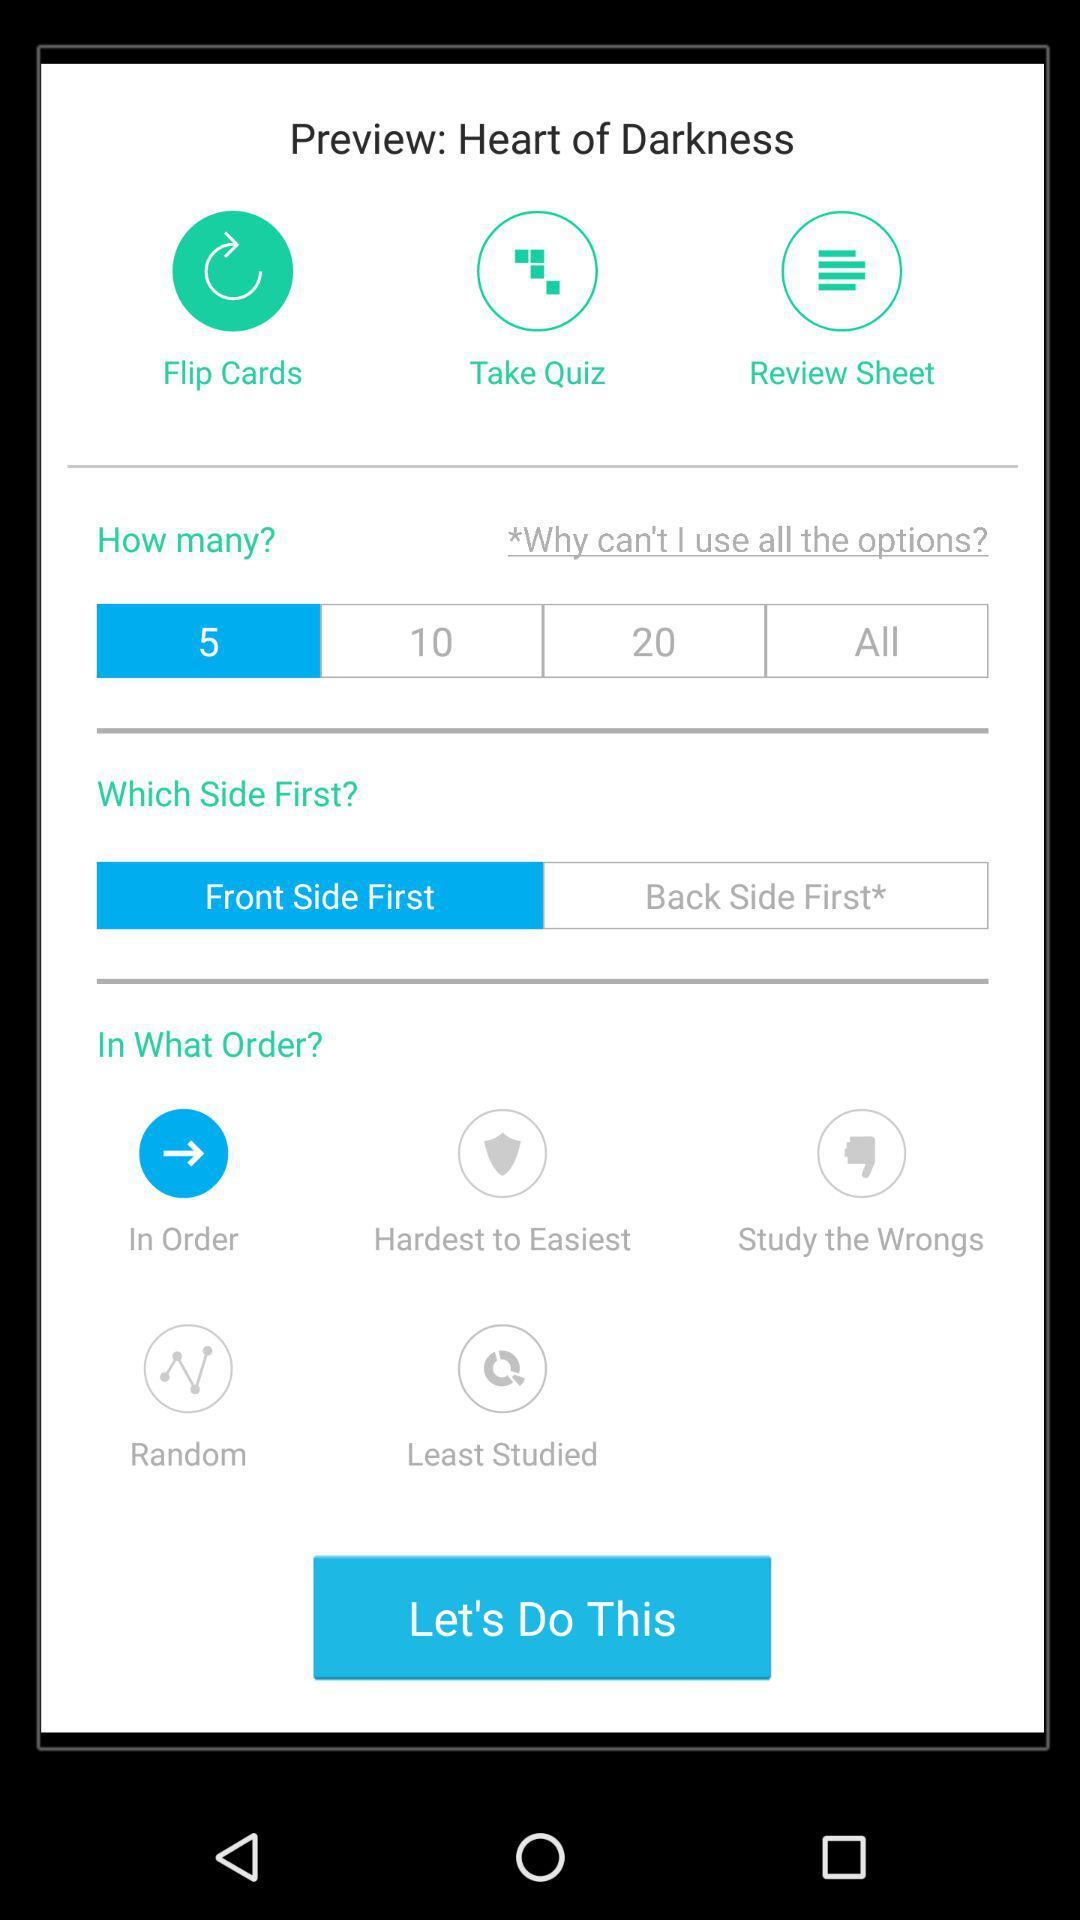 The image size is (1080, 1920). I want to click on icon to the left of the take quiz item, so click(231, 270).